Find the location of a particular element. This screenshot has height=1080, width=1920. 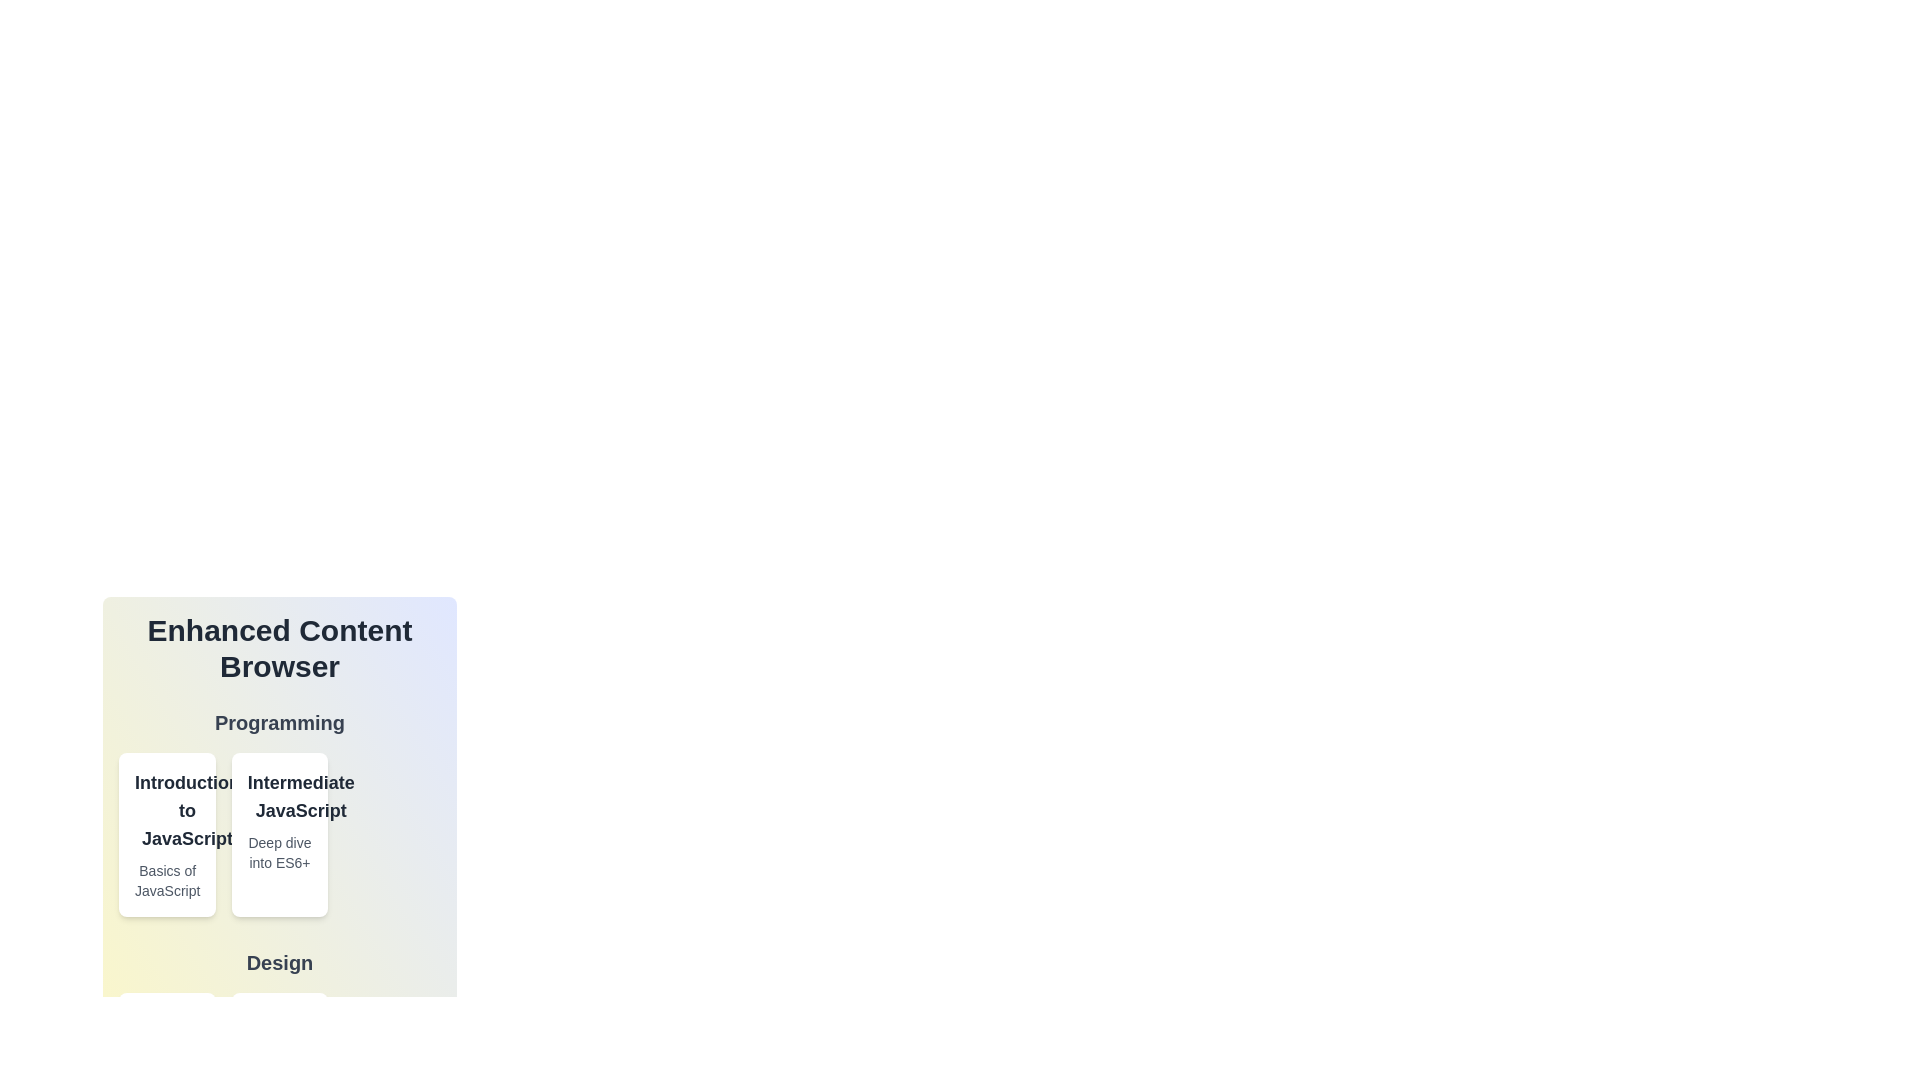

the category title Design to focus on its items is located at coordinates (278, 962).